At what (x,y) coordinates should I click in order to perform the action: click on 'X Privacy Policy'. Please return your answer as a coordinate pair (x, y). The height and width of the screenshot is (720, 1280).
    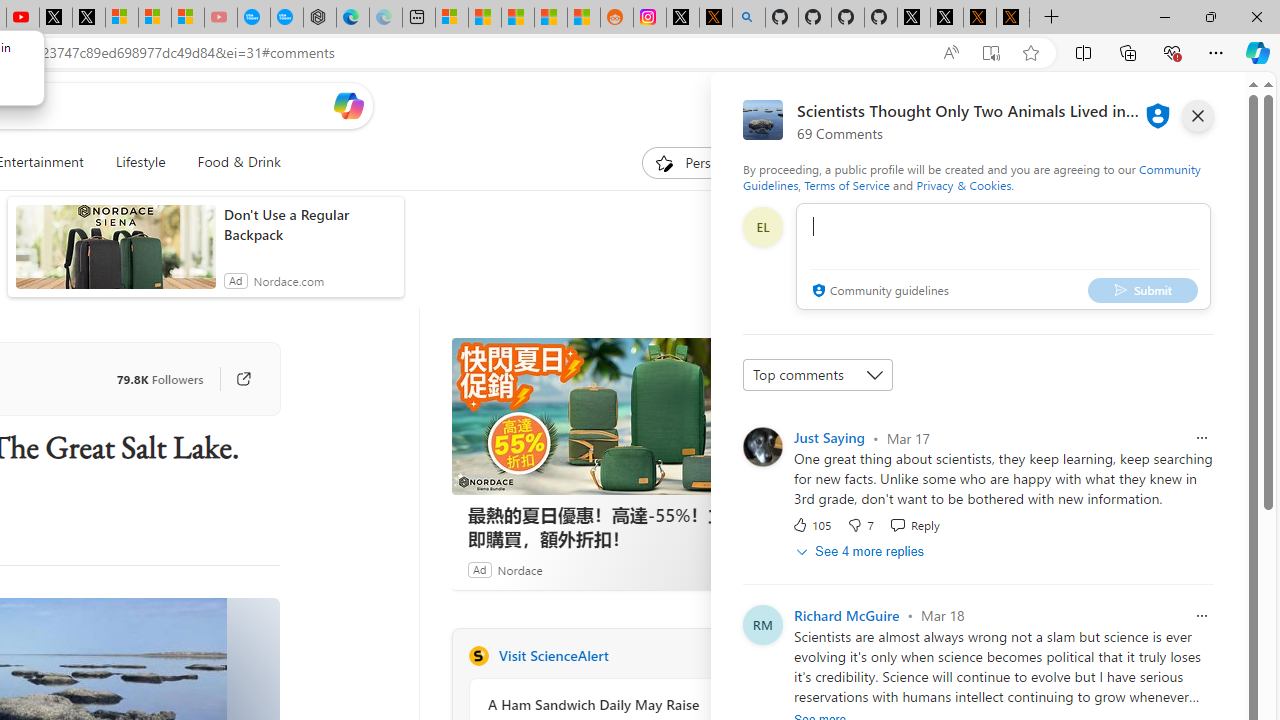
    Looking at the image, I should click on (1013, 17).